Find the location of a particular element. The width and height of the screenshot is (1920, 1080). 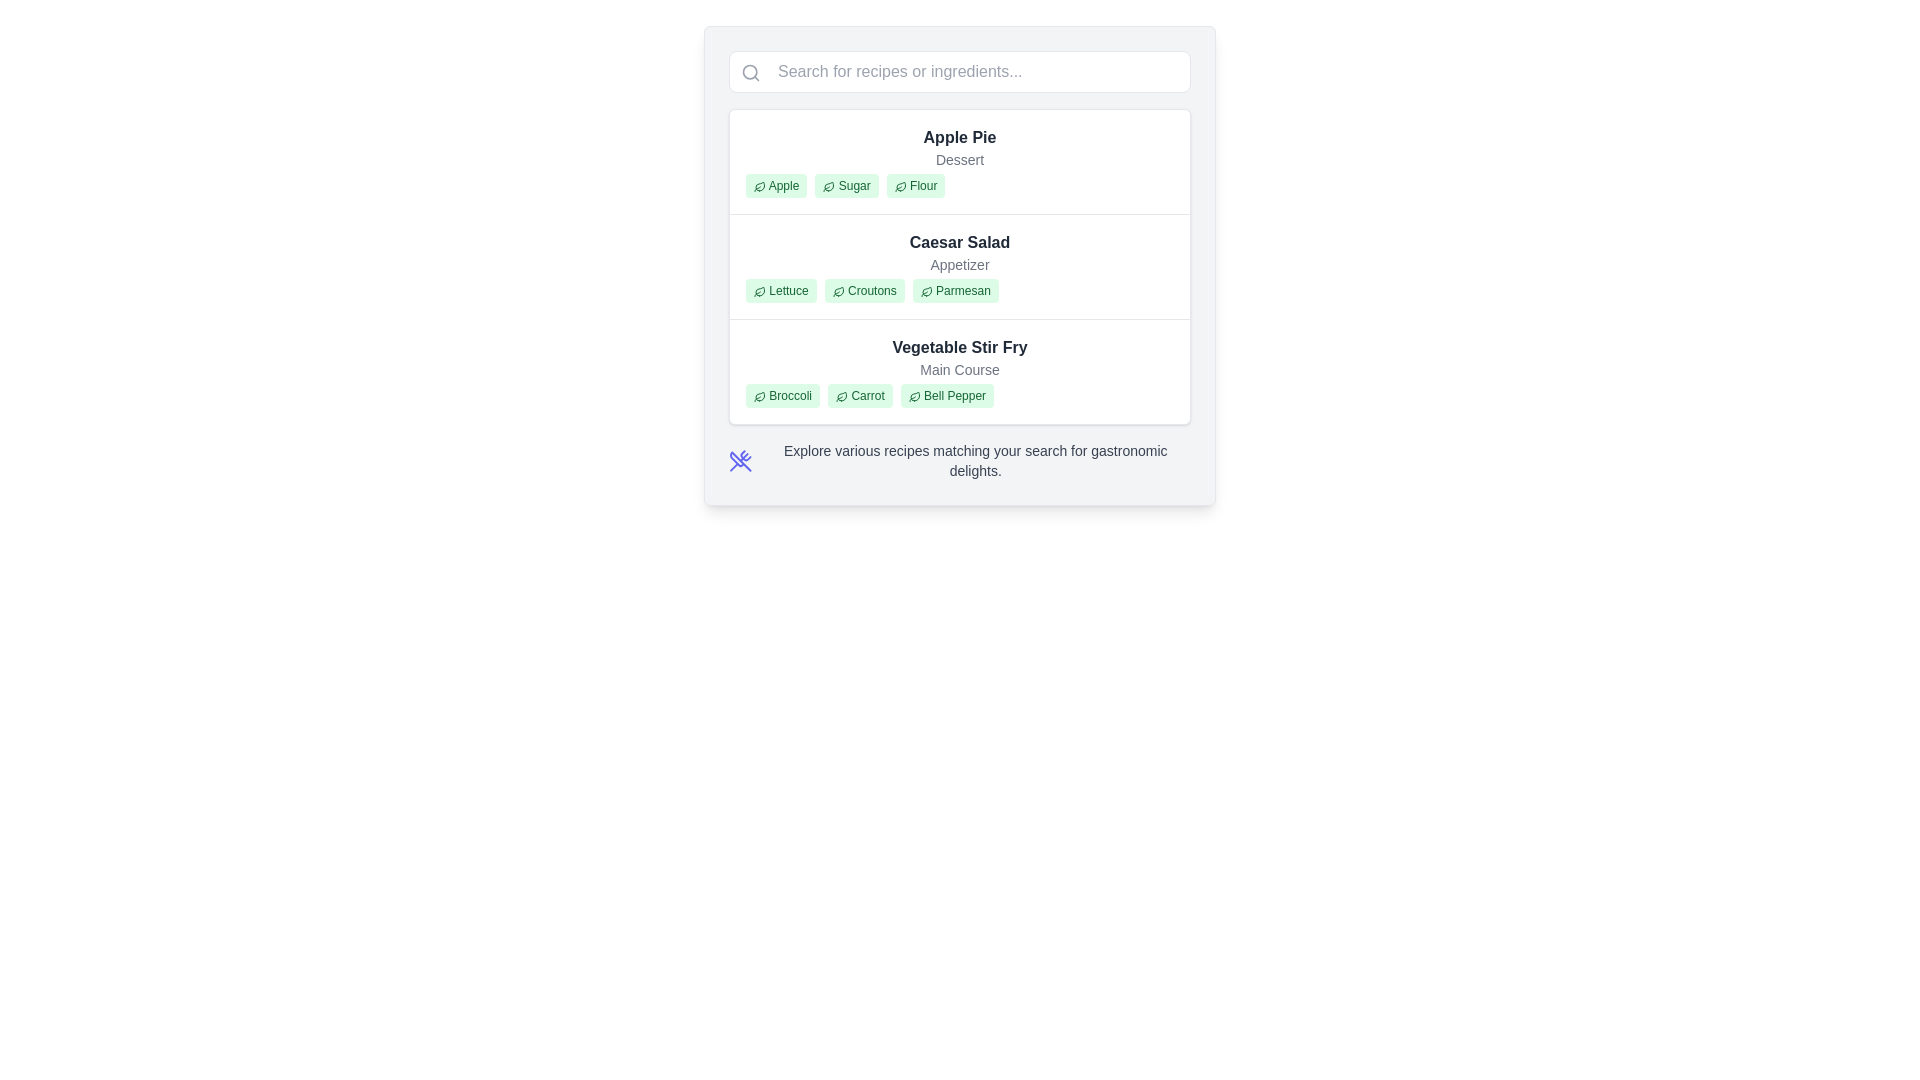

the List Item displaying 'Apple Pie' with the tags 'Apple', 'Sugar', and 'Flour' at the top of the list is located at coordinates (960, 161).